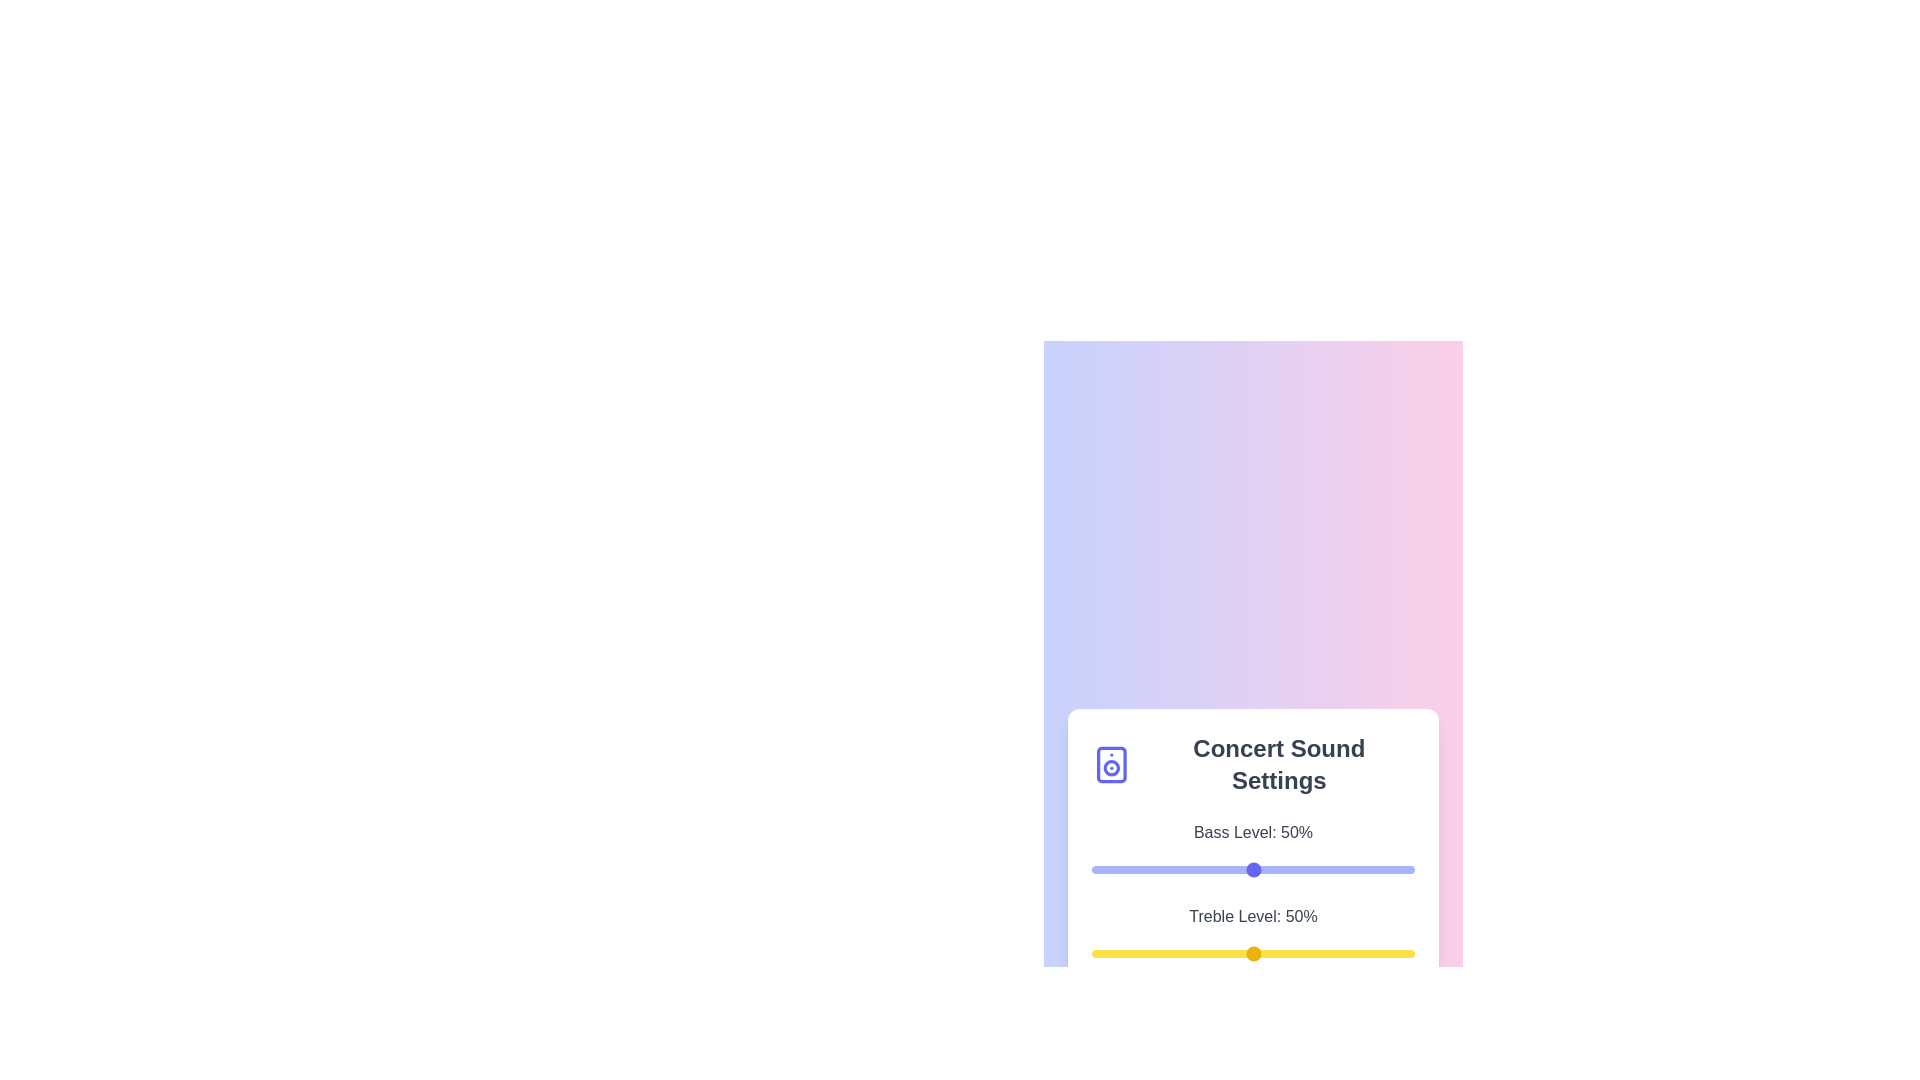 This screenshot has height=1080, width=1920. What do you see at coordinates (1340, 869) in the screenshot?
I see `the bass level slider to 77%` at bounding box center [1340, 869].